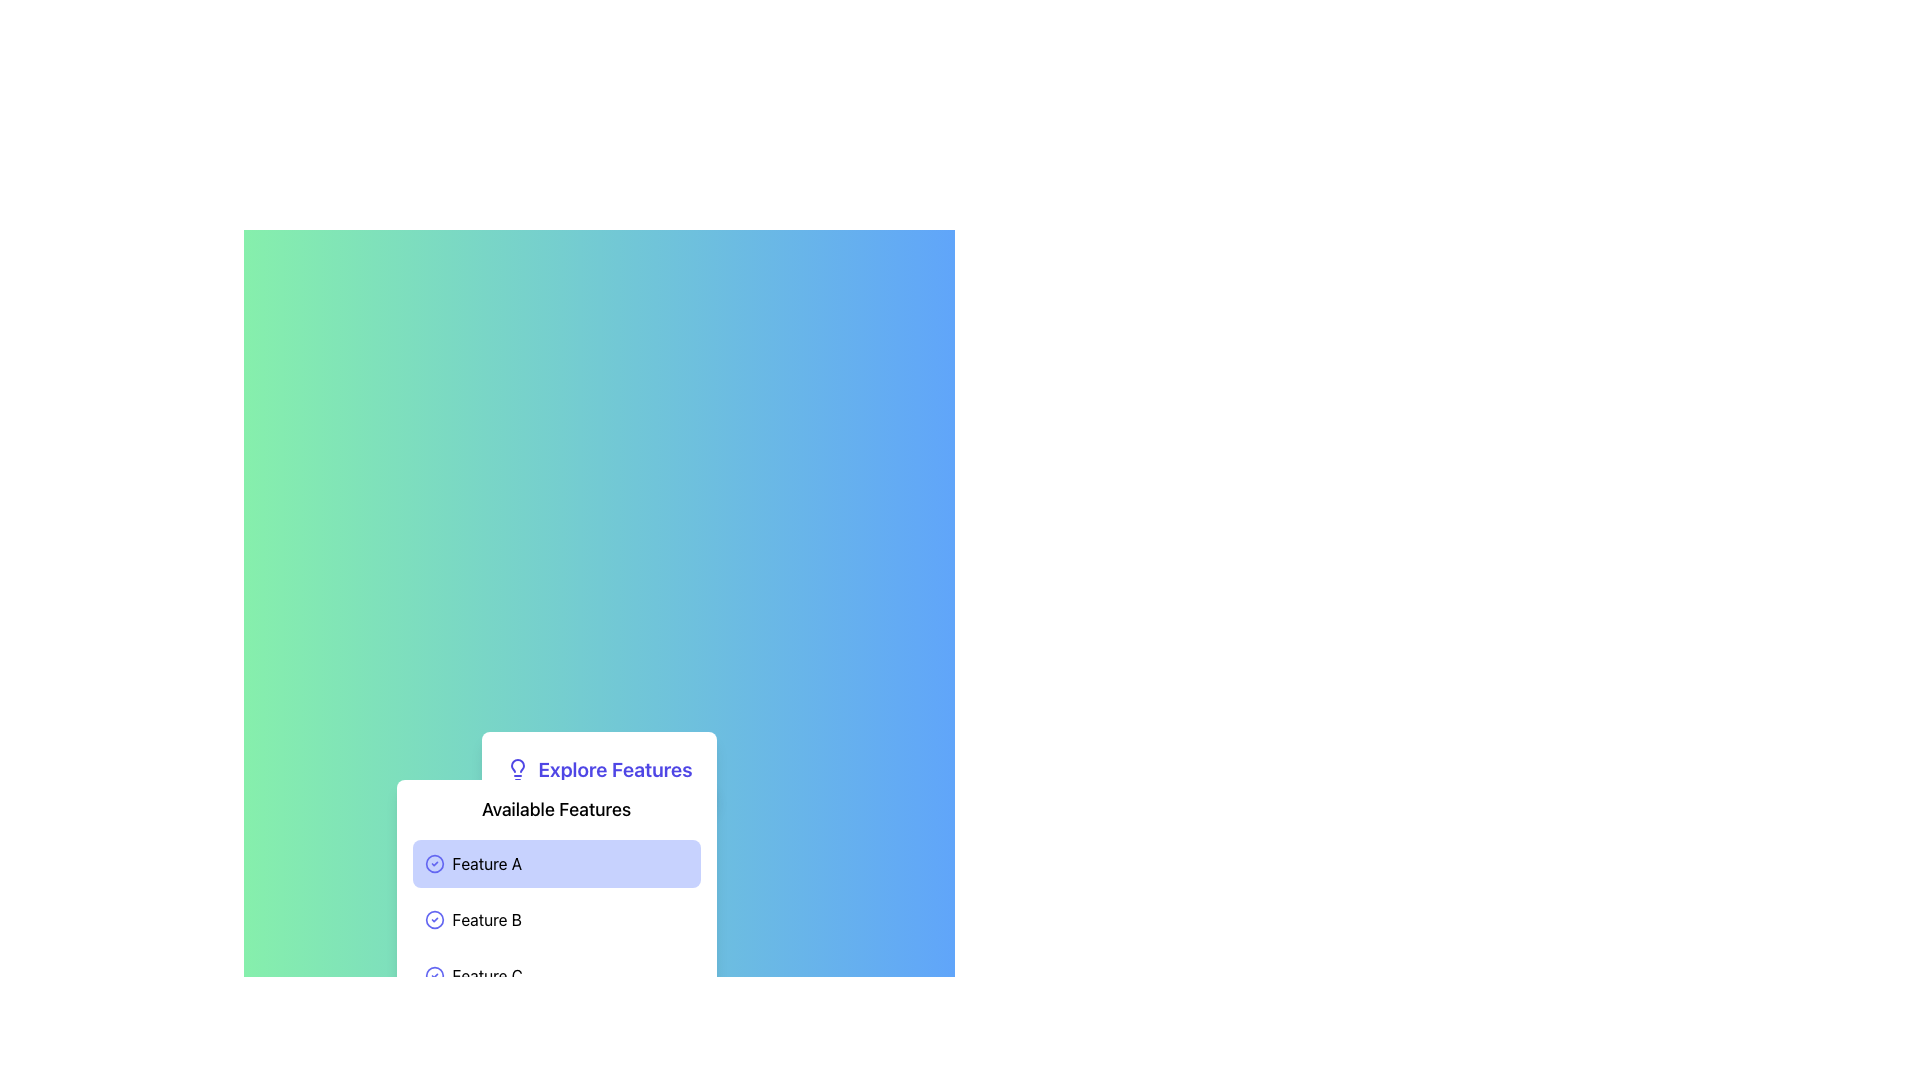 The height and width of the screenshot is (1080, 1920). Describe the element at coordinates (518, 769) in the screenshot. I see `the exploration icon located to the left of the 'Explore Features' text at the top of the widget` at that location.